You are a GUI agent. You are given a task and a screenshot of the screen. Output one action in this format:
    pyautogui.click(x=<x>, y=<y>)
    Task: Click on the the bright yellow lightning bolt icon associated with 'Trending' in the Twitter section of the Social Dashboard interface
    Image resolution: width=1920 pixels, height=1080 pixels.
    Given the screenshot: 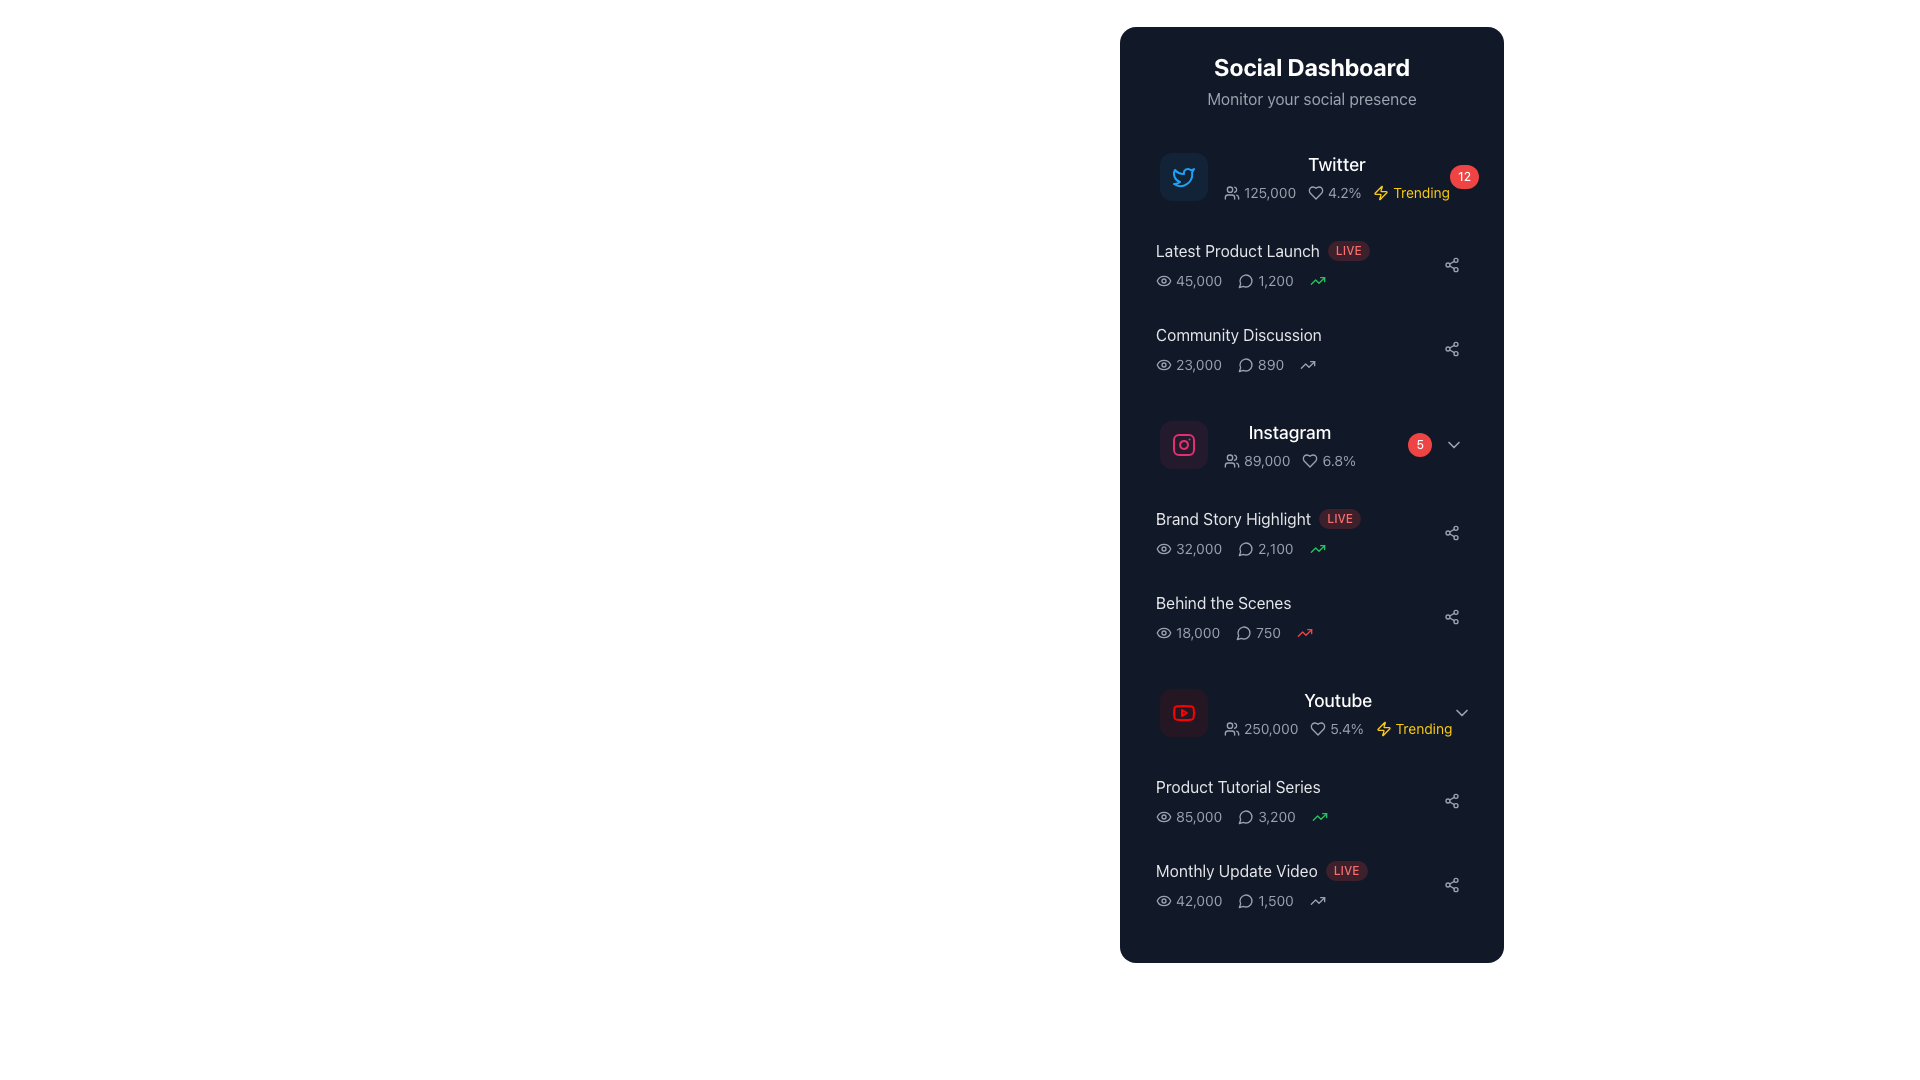 What is the action you would take?
    pyautogui.click(x=1380, y=192)
    